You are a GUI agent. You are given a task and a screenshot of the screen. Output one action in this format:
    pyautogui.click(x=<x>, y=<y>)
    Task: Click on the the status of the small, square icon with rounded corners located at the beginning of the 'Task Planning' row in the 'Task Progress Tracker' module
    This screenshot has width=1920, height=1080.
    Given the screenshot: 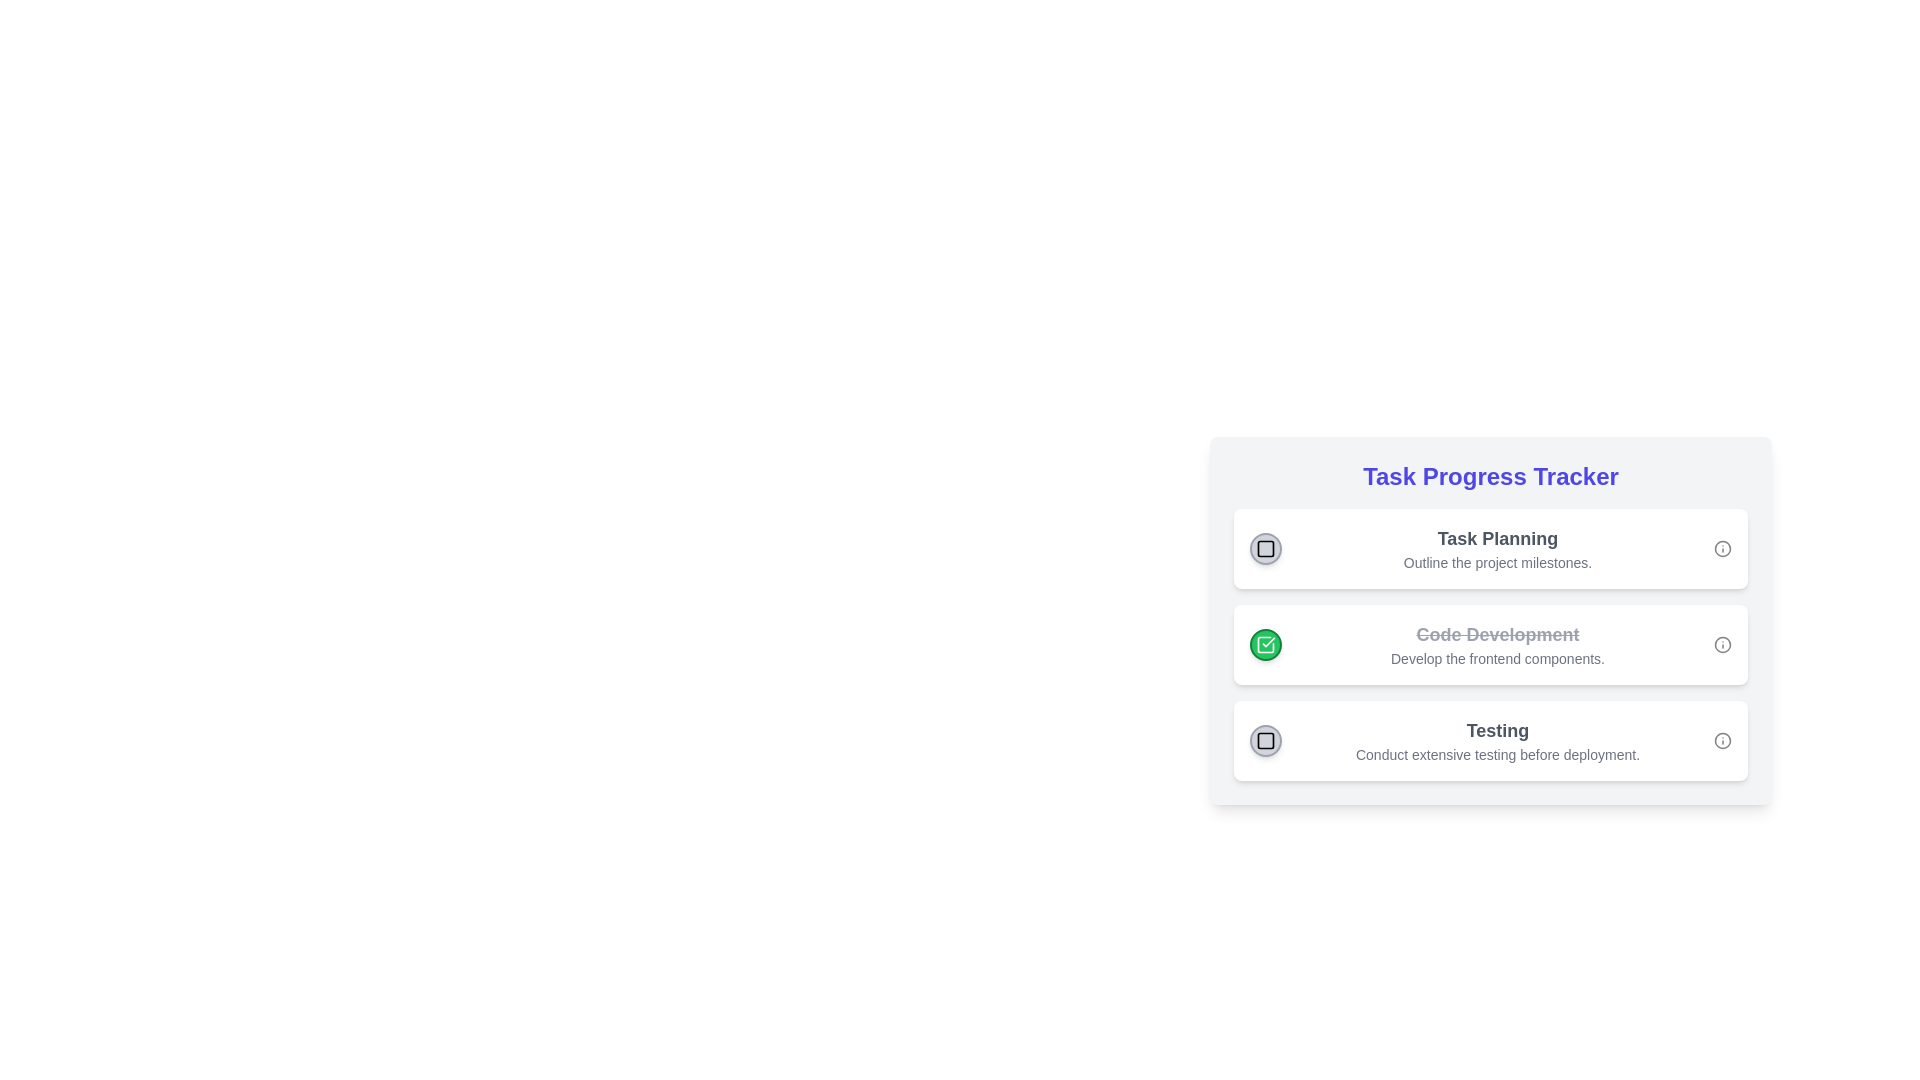 What is the action you would take?
    pyautogui.click(x=1265, y=548)
    